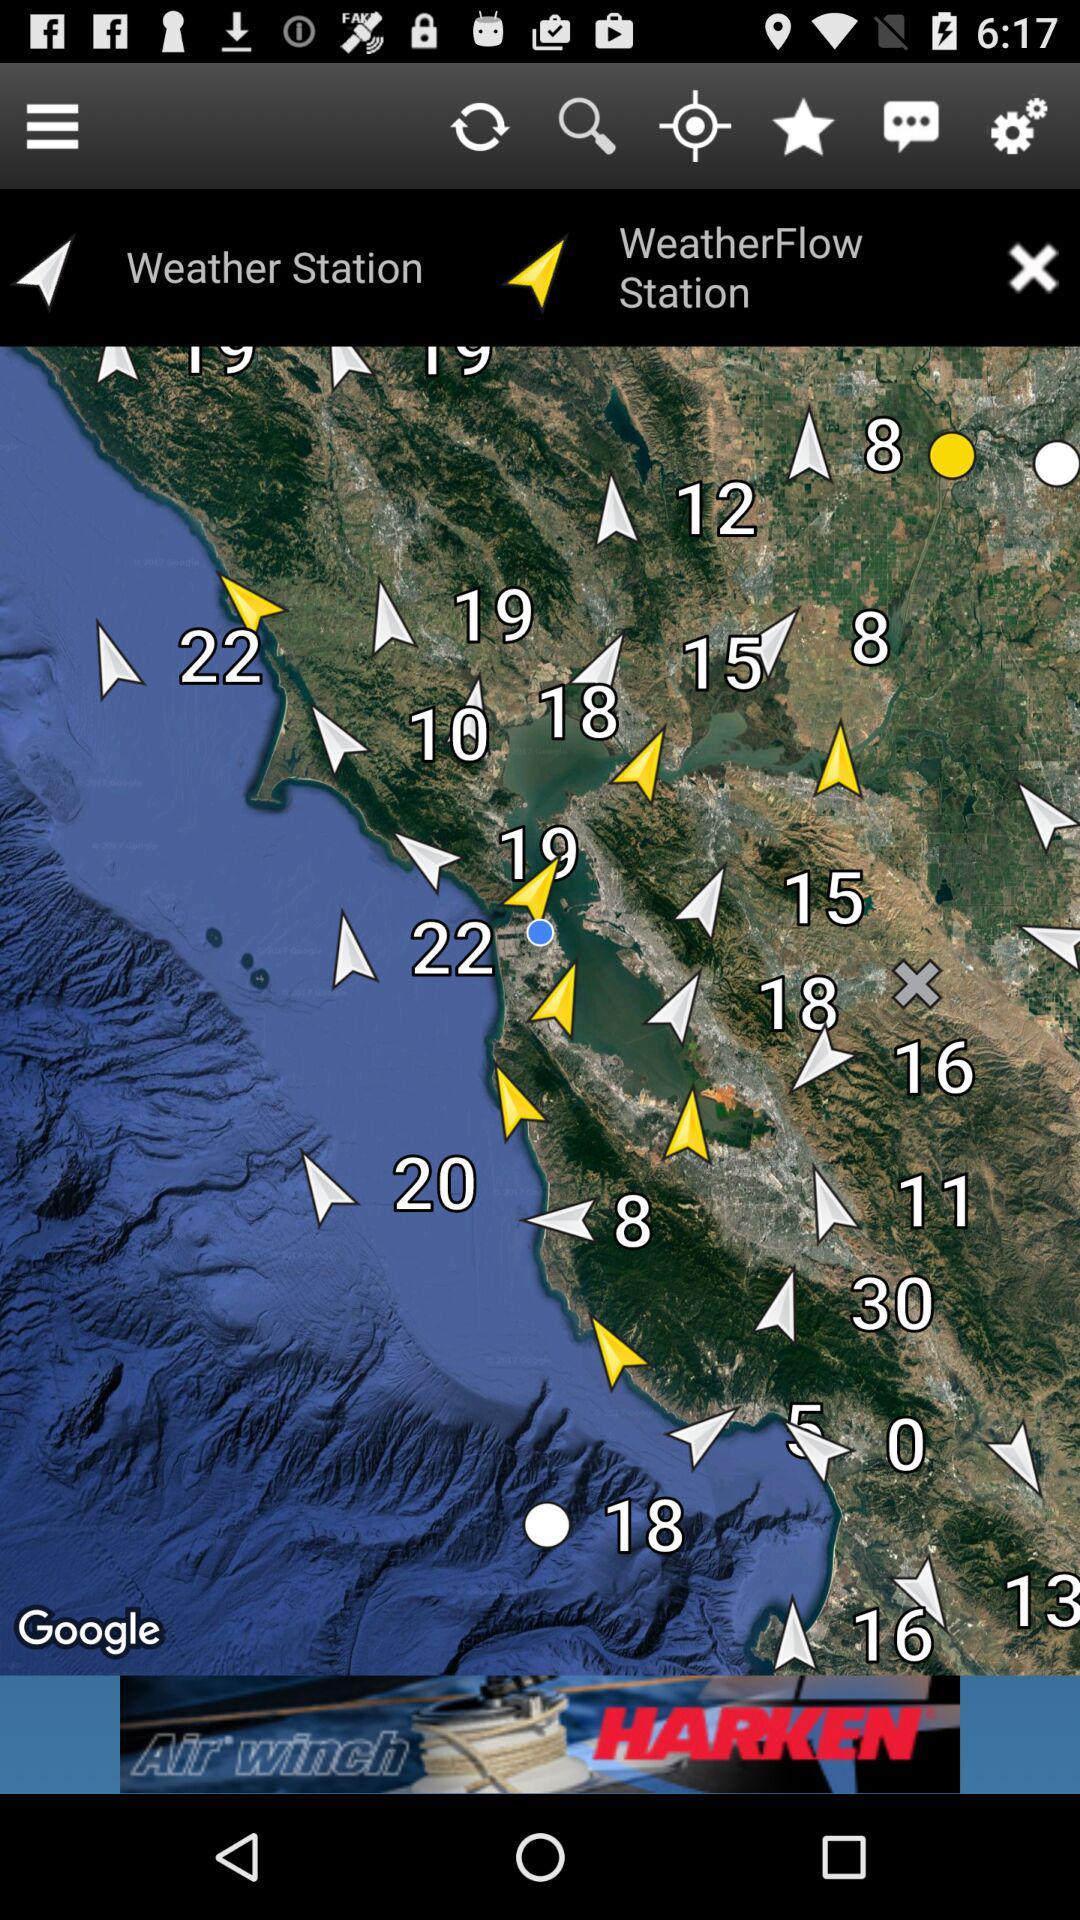 This screenshot has height=1920, width=1080. Describe the element at coordinates (1032, 266) in the screenshot. I see `removes the weatherflow station elements for the screen` at that location.